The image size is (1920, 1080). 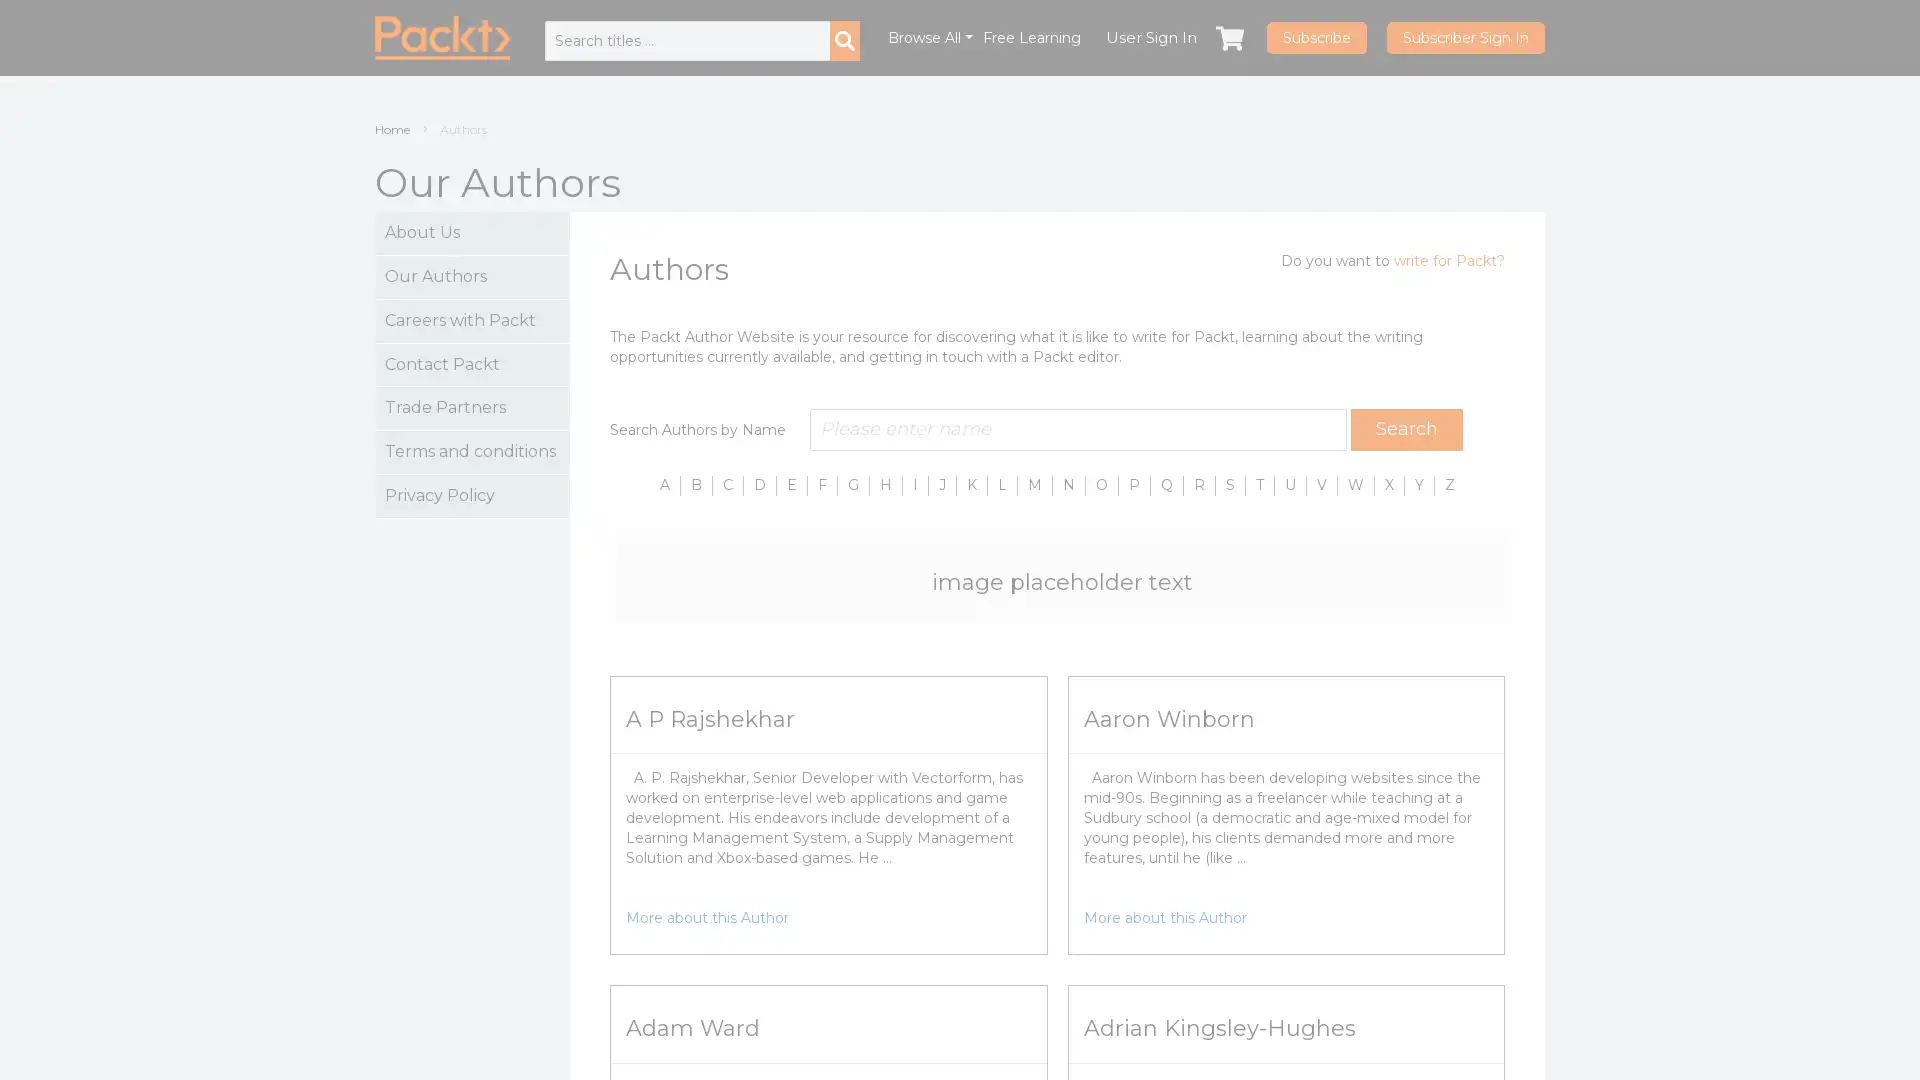 I want to click on Search, so click(x=1405, y=427).